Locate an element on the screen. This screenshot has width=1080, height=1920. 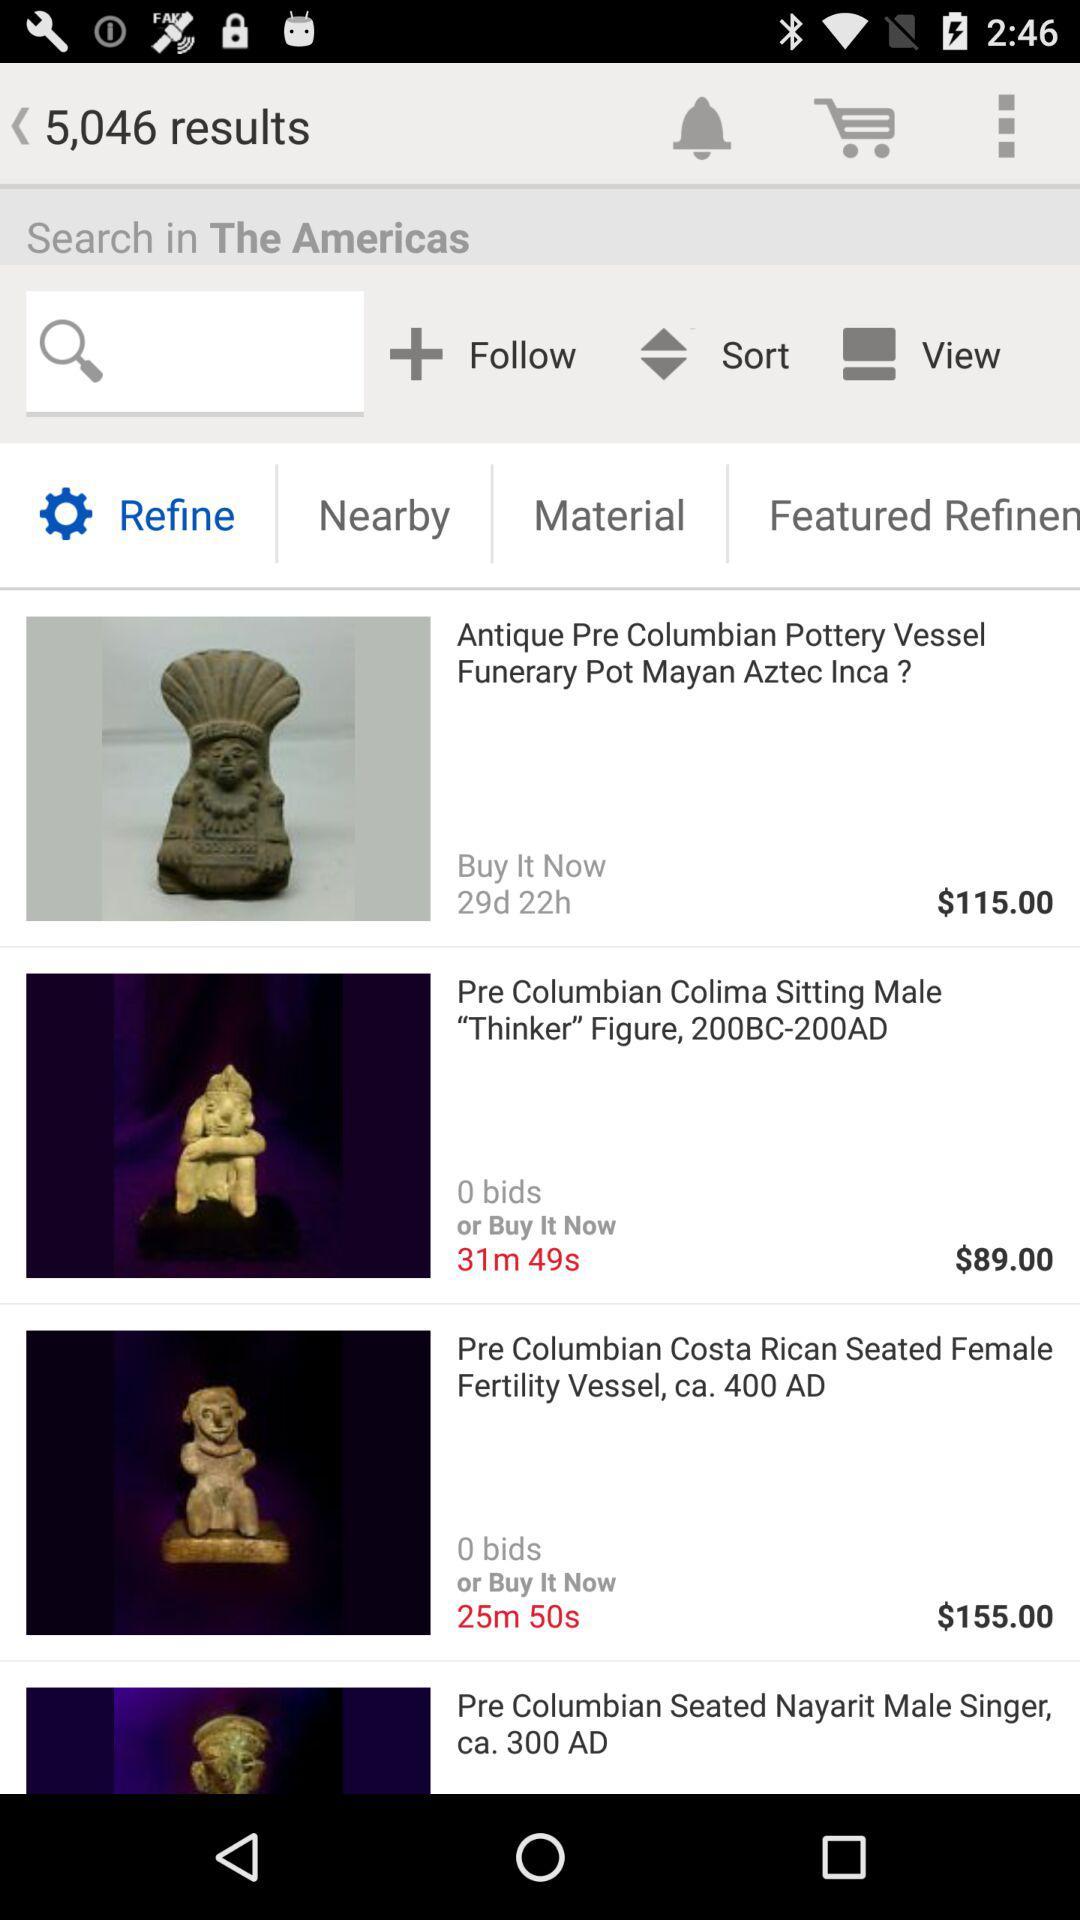
app to the left of best match icon is located at coordinates (490, 354).